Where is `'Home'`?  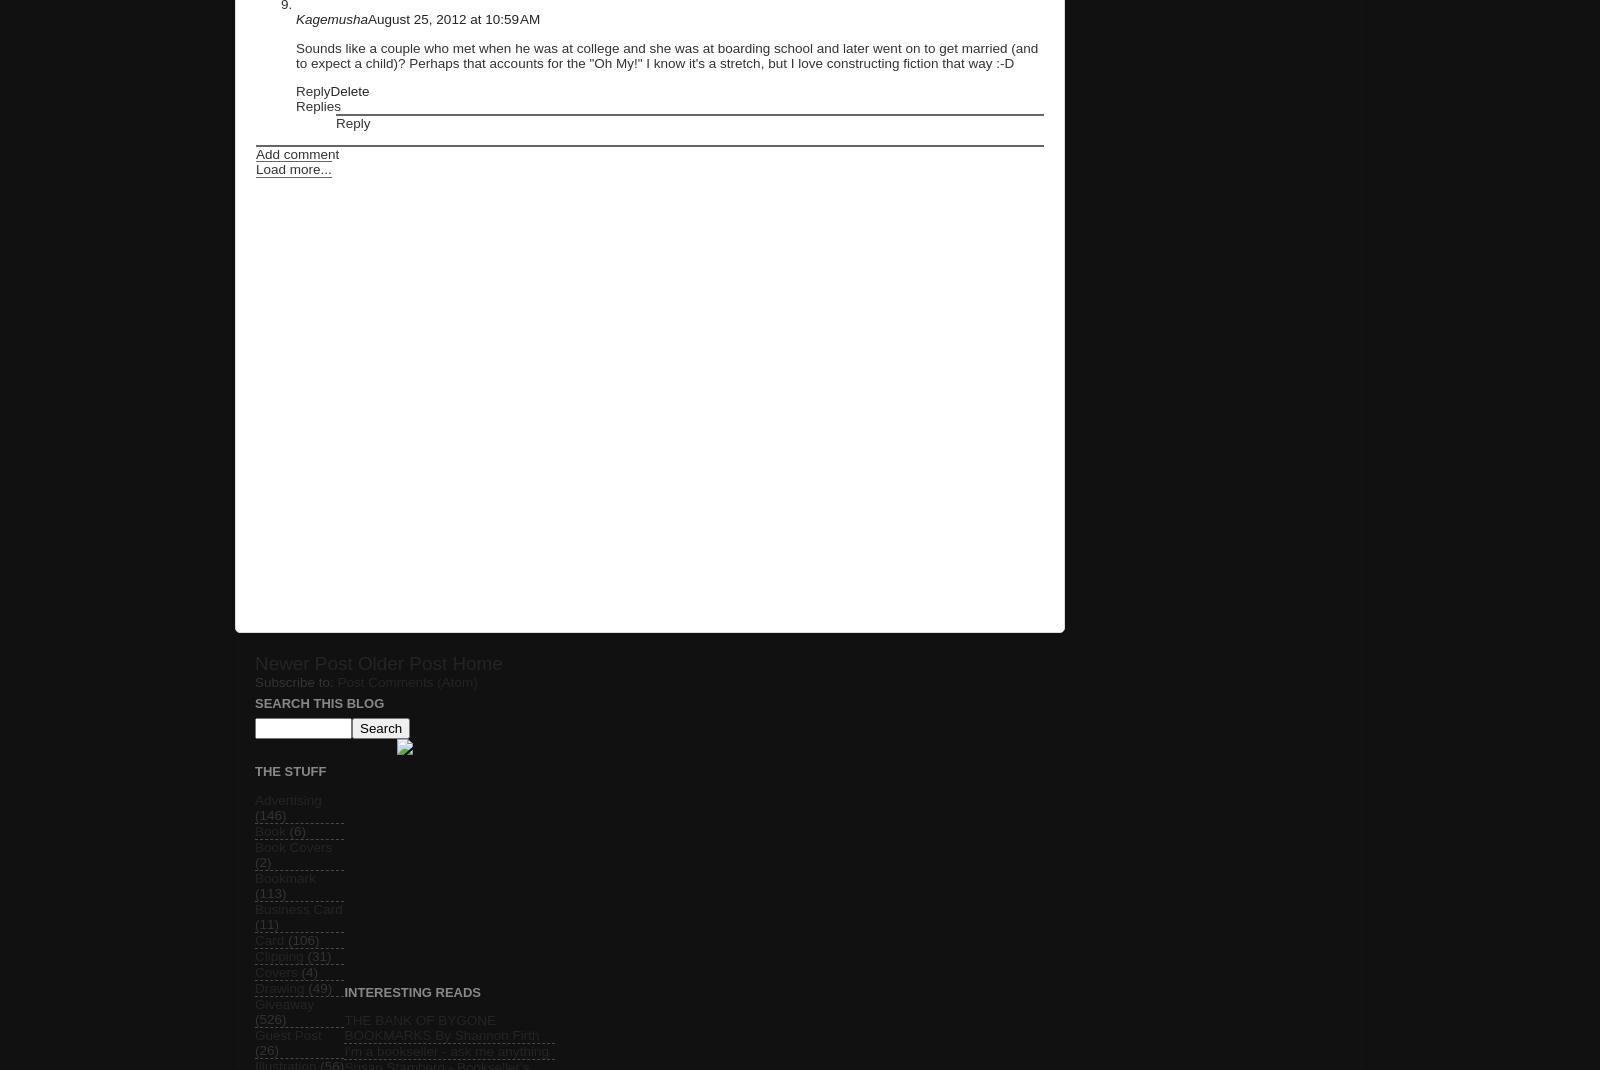 'Home' is located at coordinates (475, 662).